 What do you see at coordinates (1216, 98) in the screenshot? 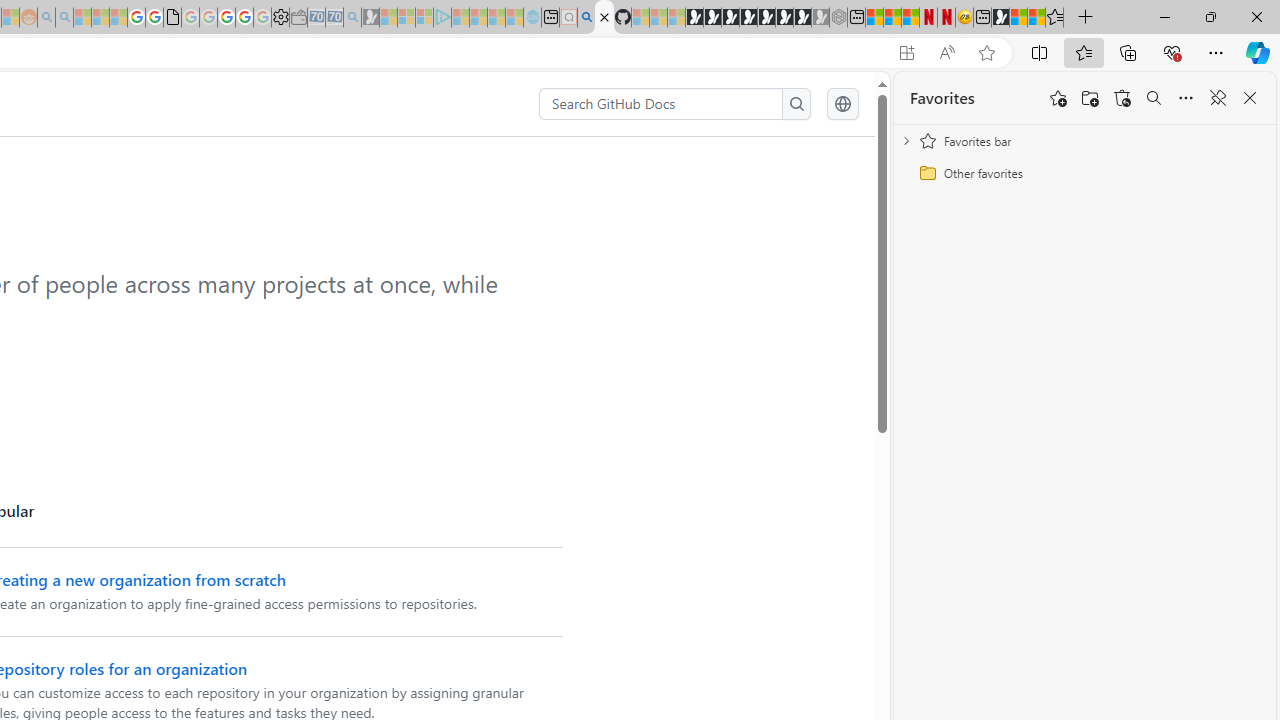
I see `'Unpin favorites'` at bounding box center [1216, 98].